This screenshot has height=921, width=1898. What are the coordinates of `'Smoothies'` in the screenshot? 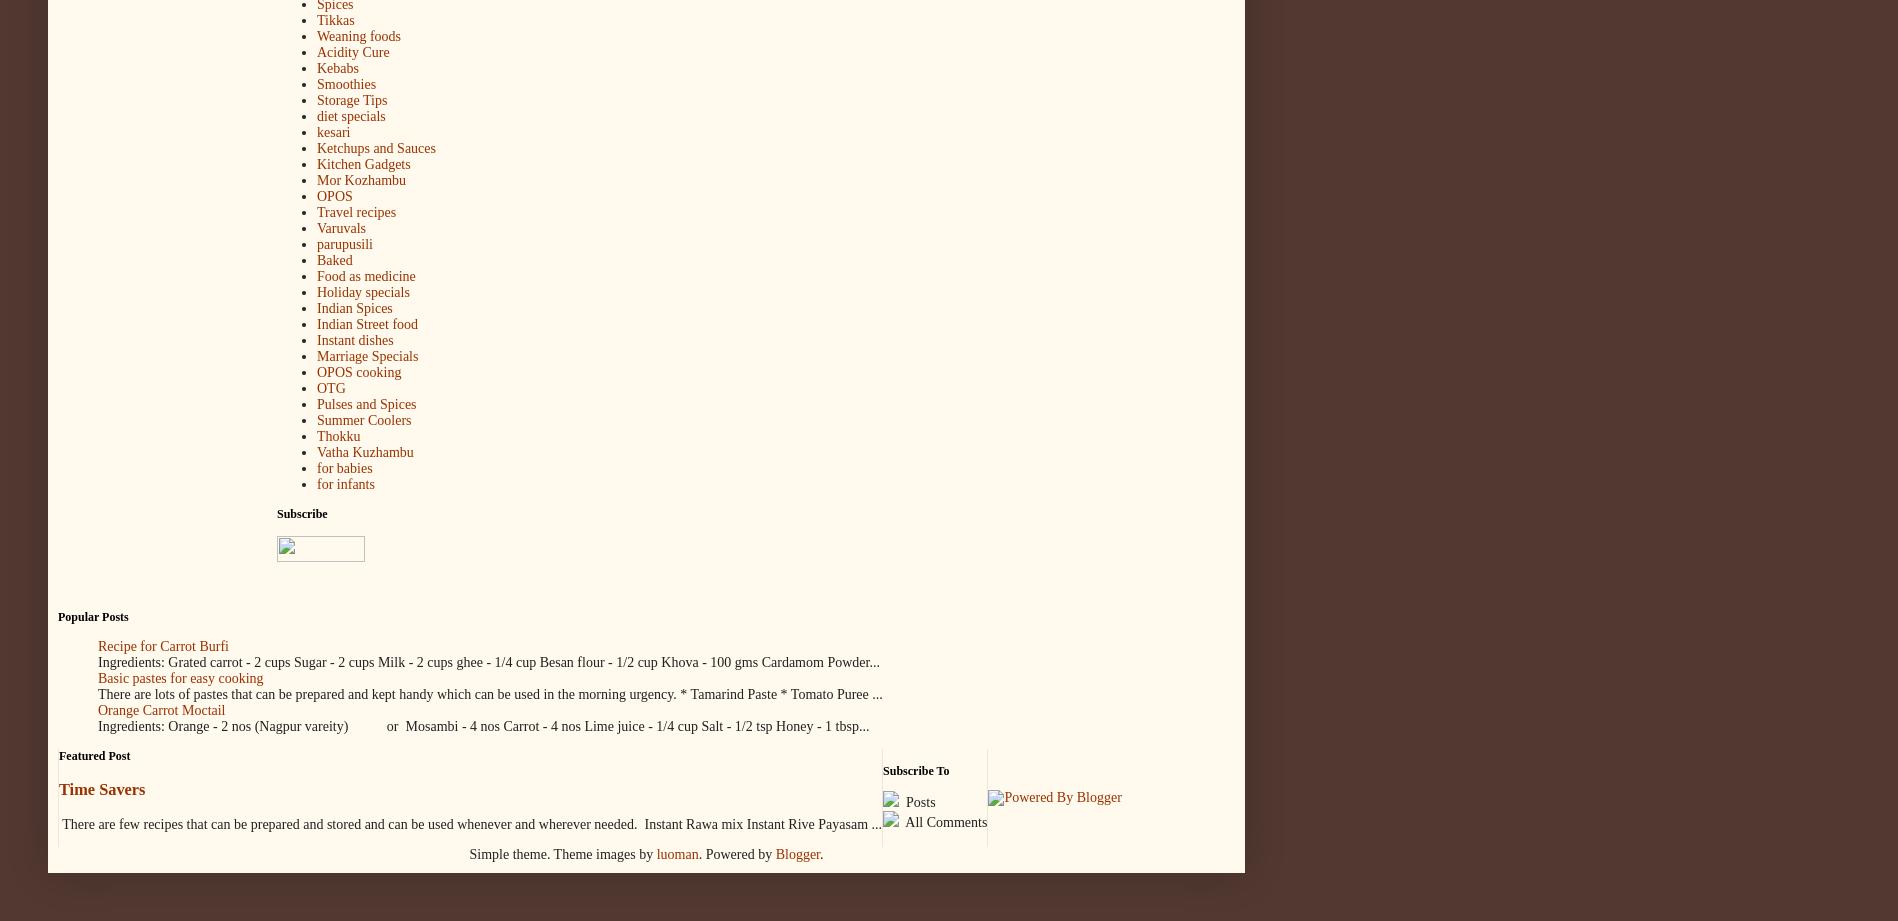 It's located at (346, 84).